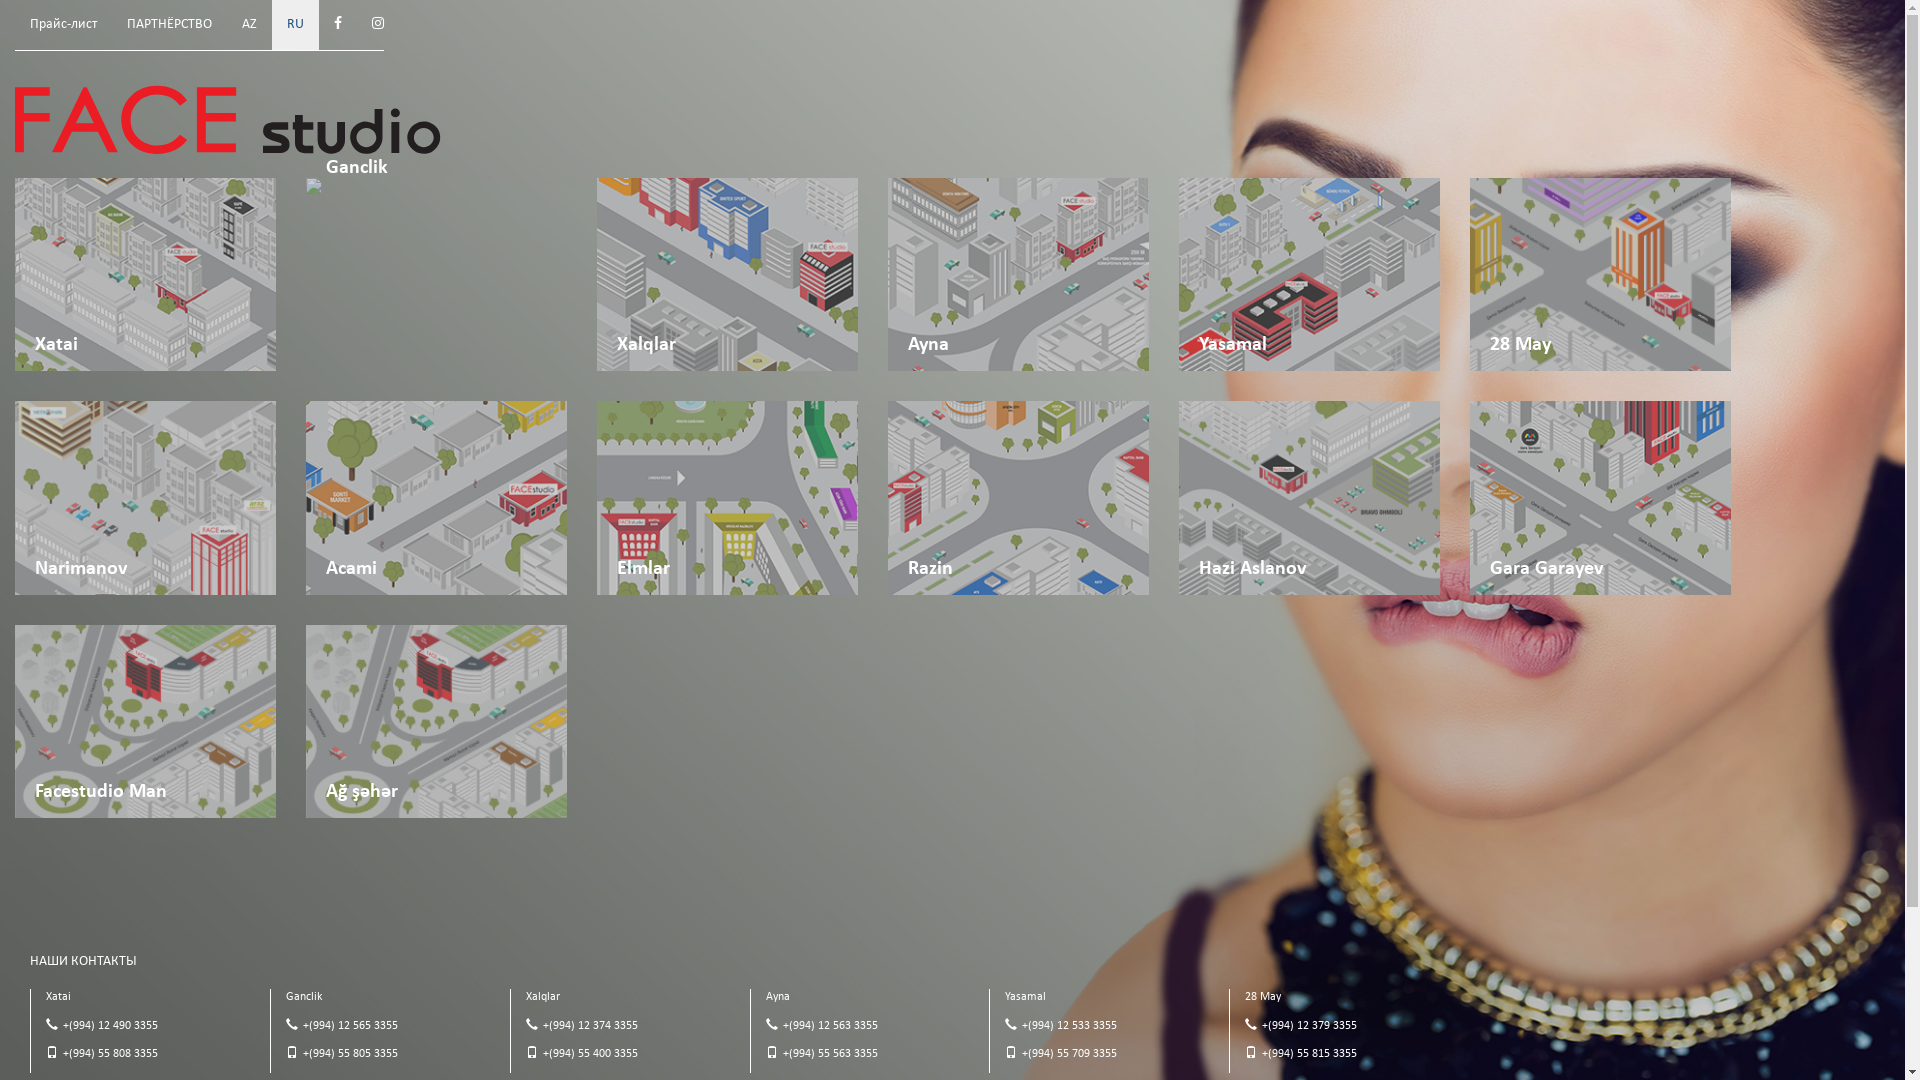  Describe the element at coordinates (144, 721) in the screenshot. I see `'Facestudio Man'` at that location.